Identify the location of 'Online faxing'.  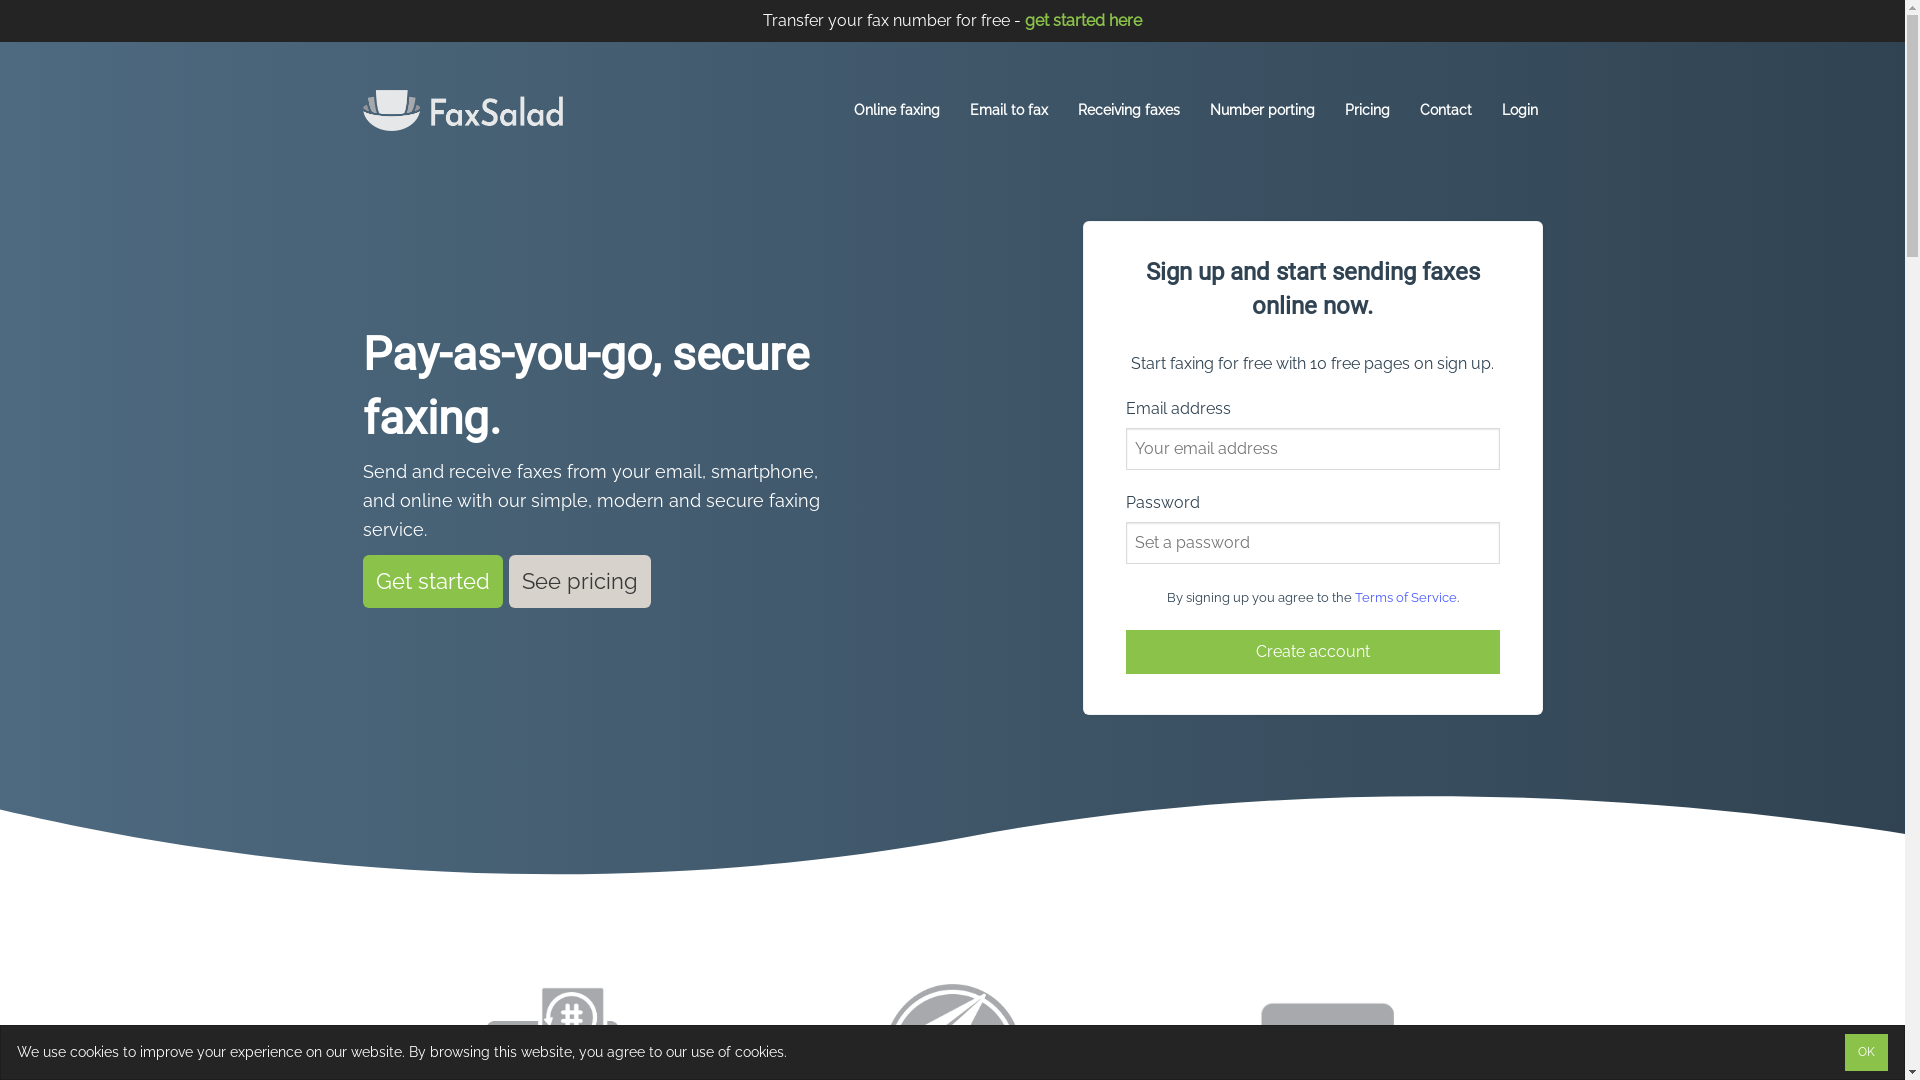
(896, 110).